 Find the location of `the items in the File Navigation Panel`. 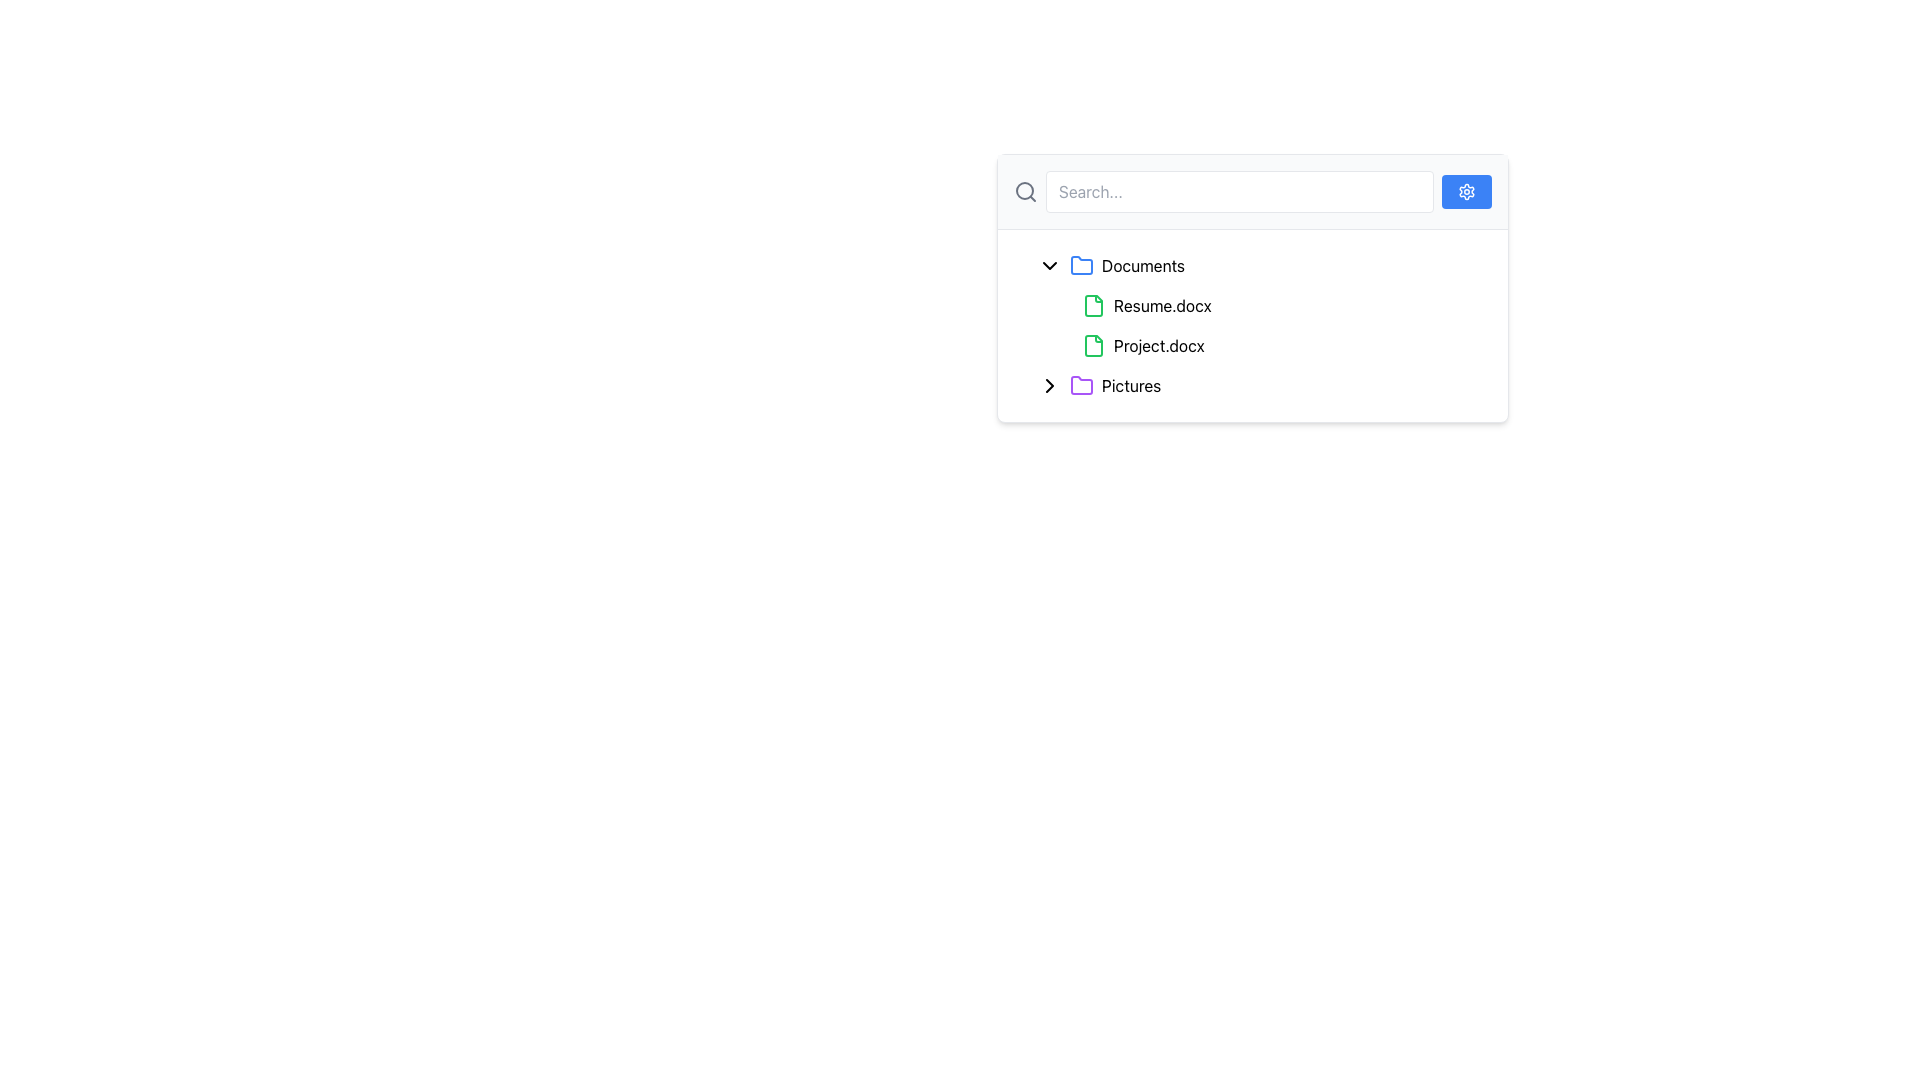

the items in the File Navigation Panel is located at coordinates (1251, 288).